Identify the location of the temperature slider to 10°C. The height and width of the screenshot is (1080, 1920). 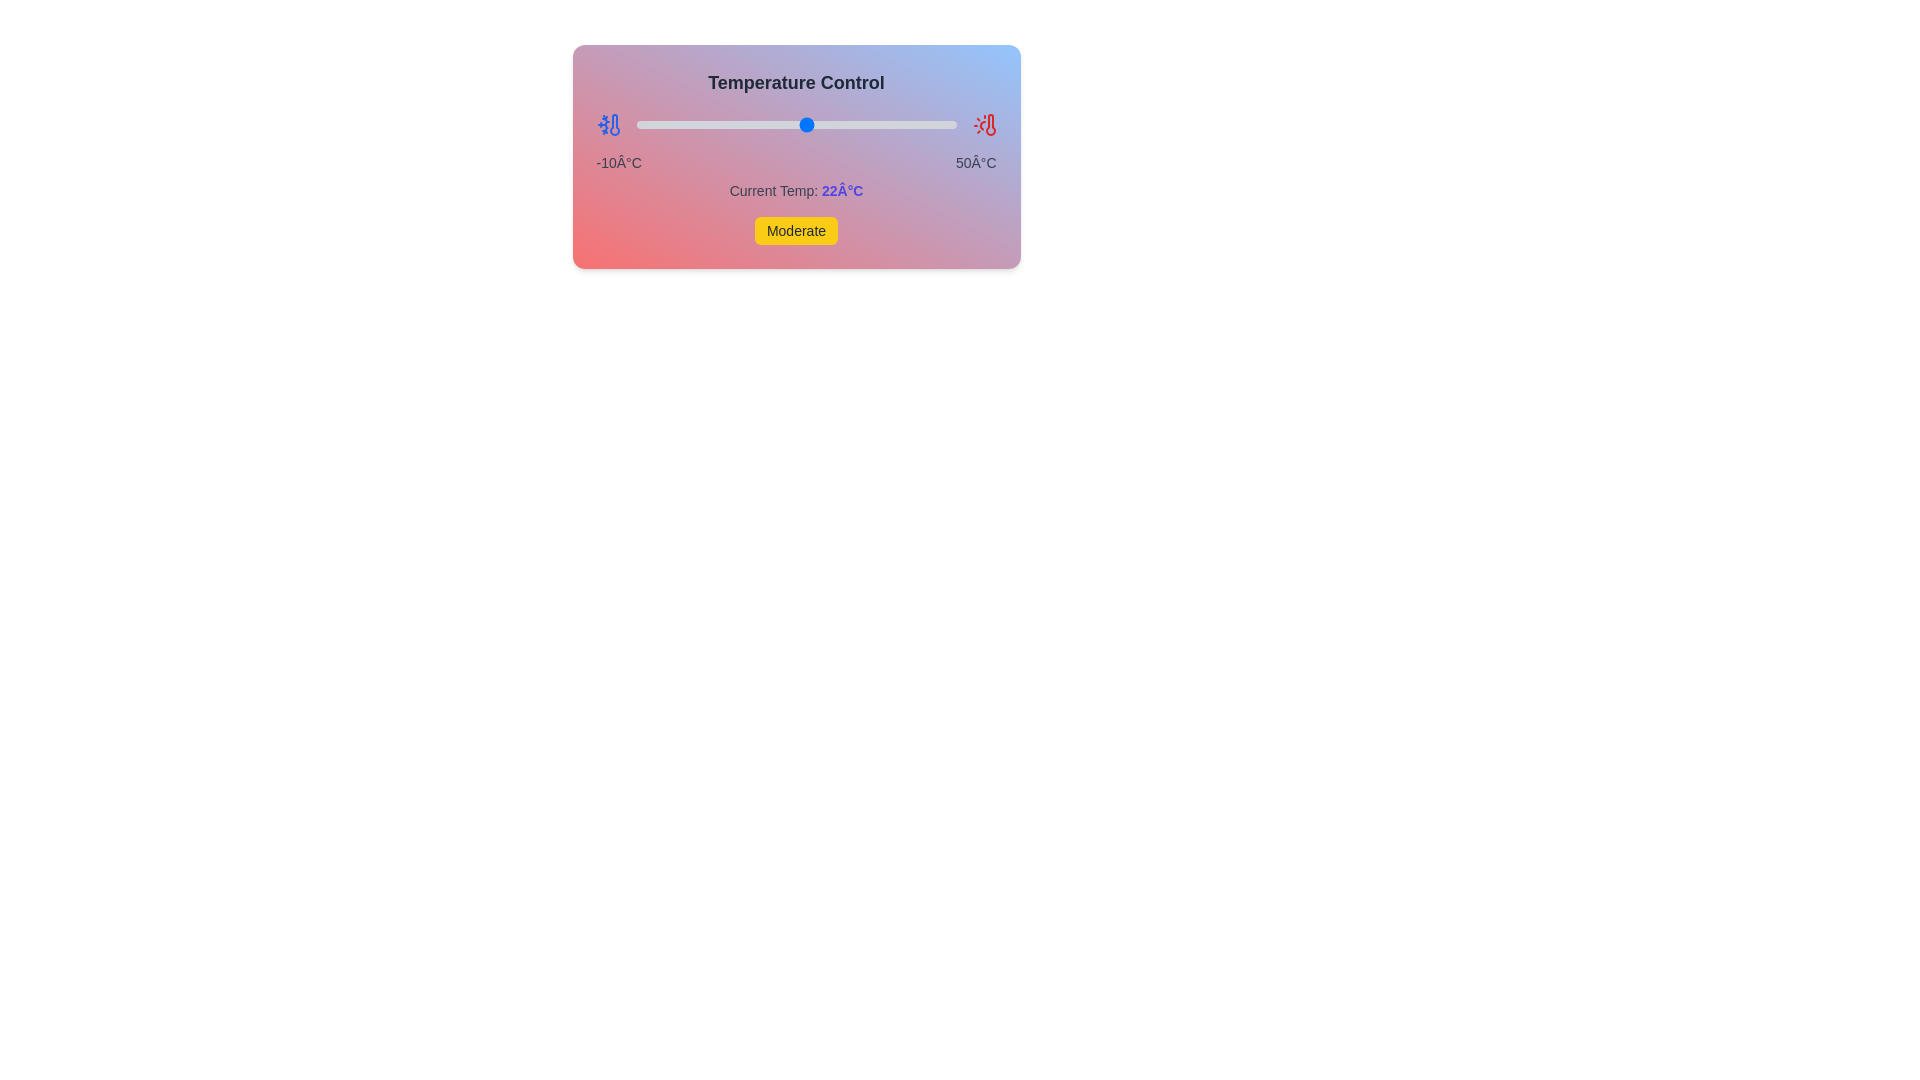
(742, 124).